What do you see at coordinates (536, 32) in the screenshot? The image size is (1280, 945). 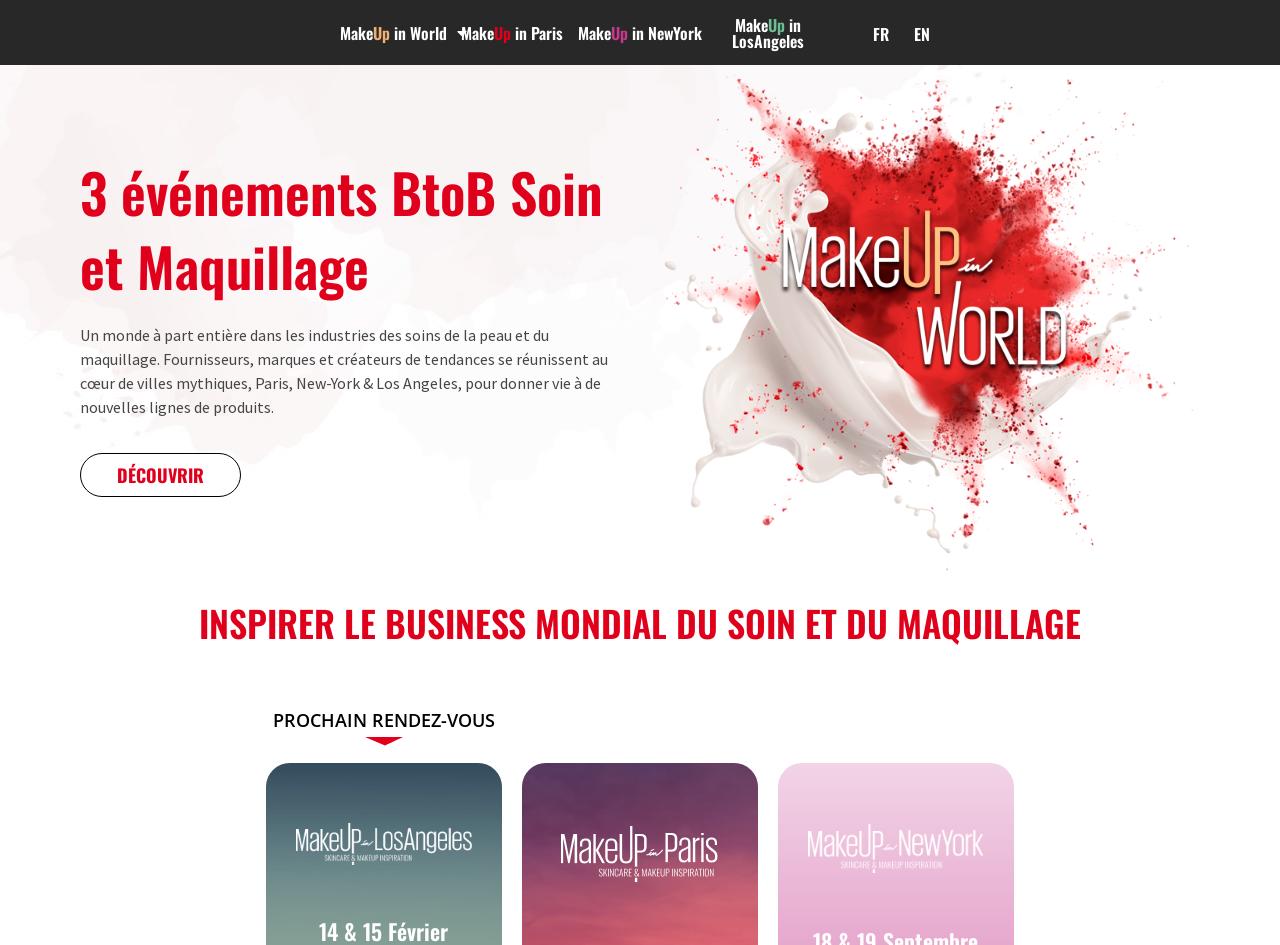 I see `'in Paris'` at bounding box center [536, 32].